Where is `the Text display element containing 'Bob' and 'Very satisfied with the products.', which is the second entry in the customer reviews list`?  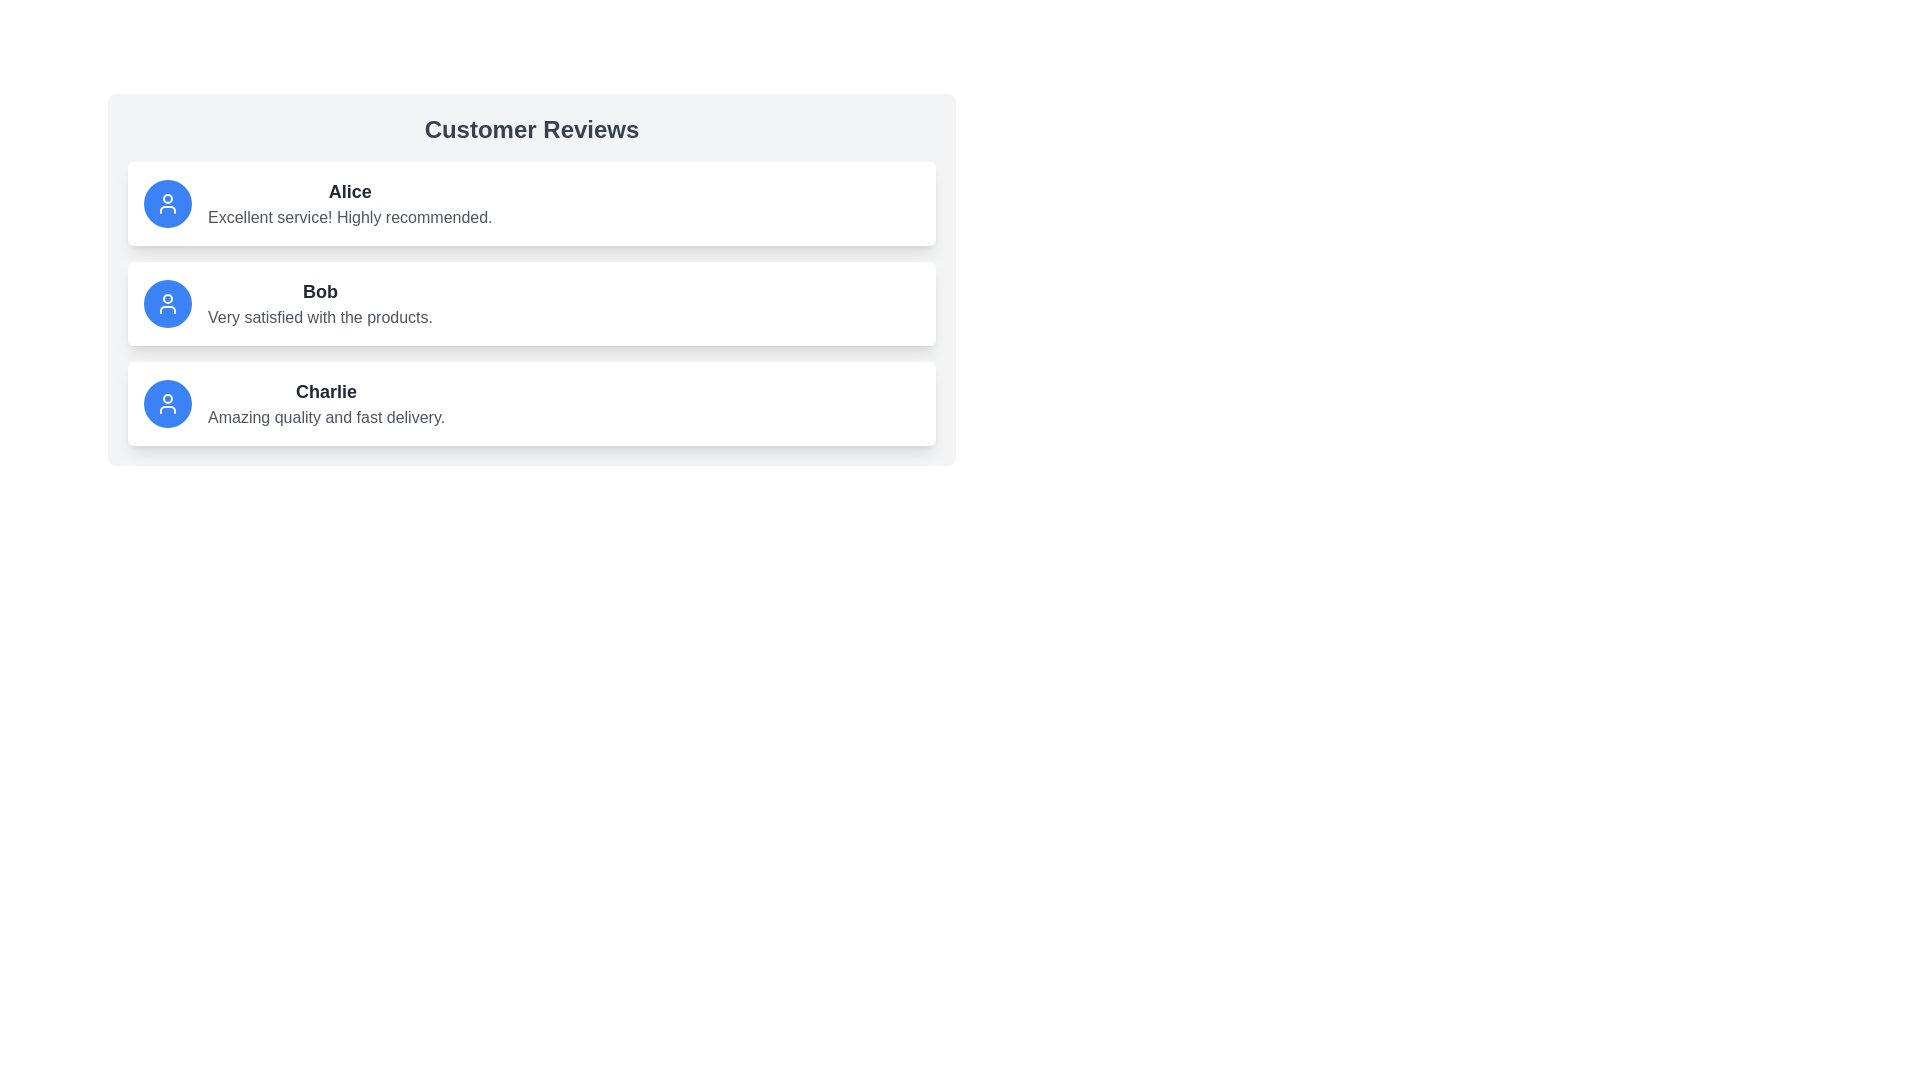 the Text display element containing 'Bob' and 'Very satisfied with the products.', which is the second entry in the customer reviews list is located at coordinates (320, 304).